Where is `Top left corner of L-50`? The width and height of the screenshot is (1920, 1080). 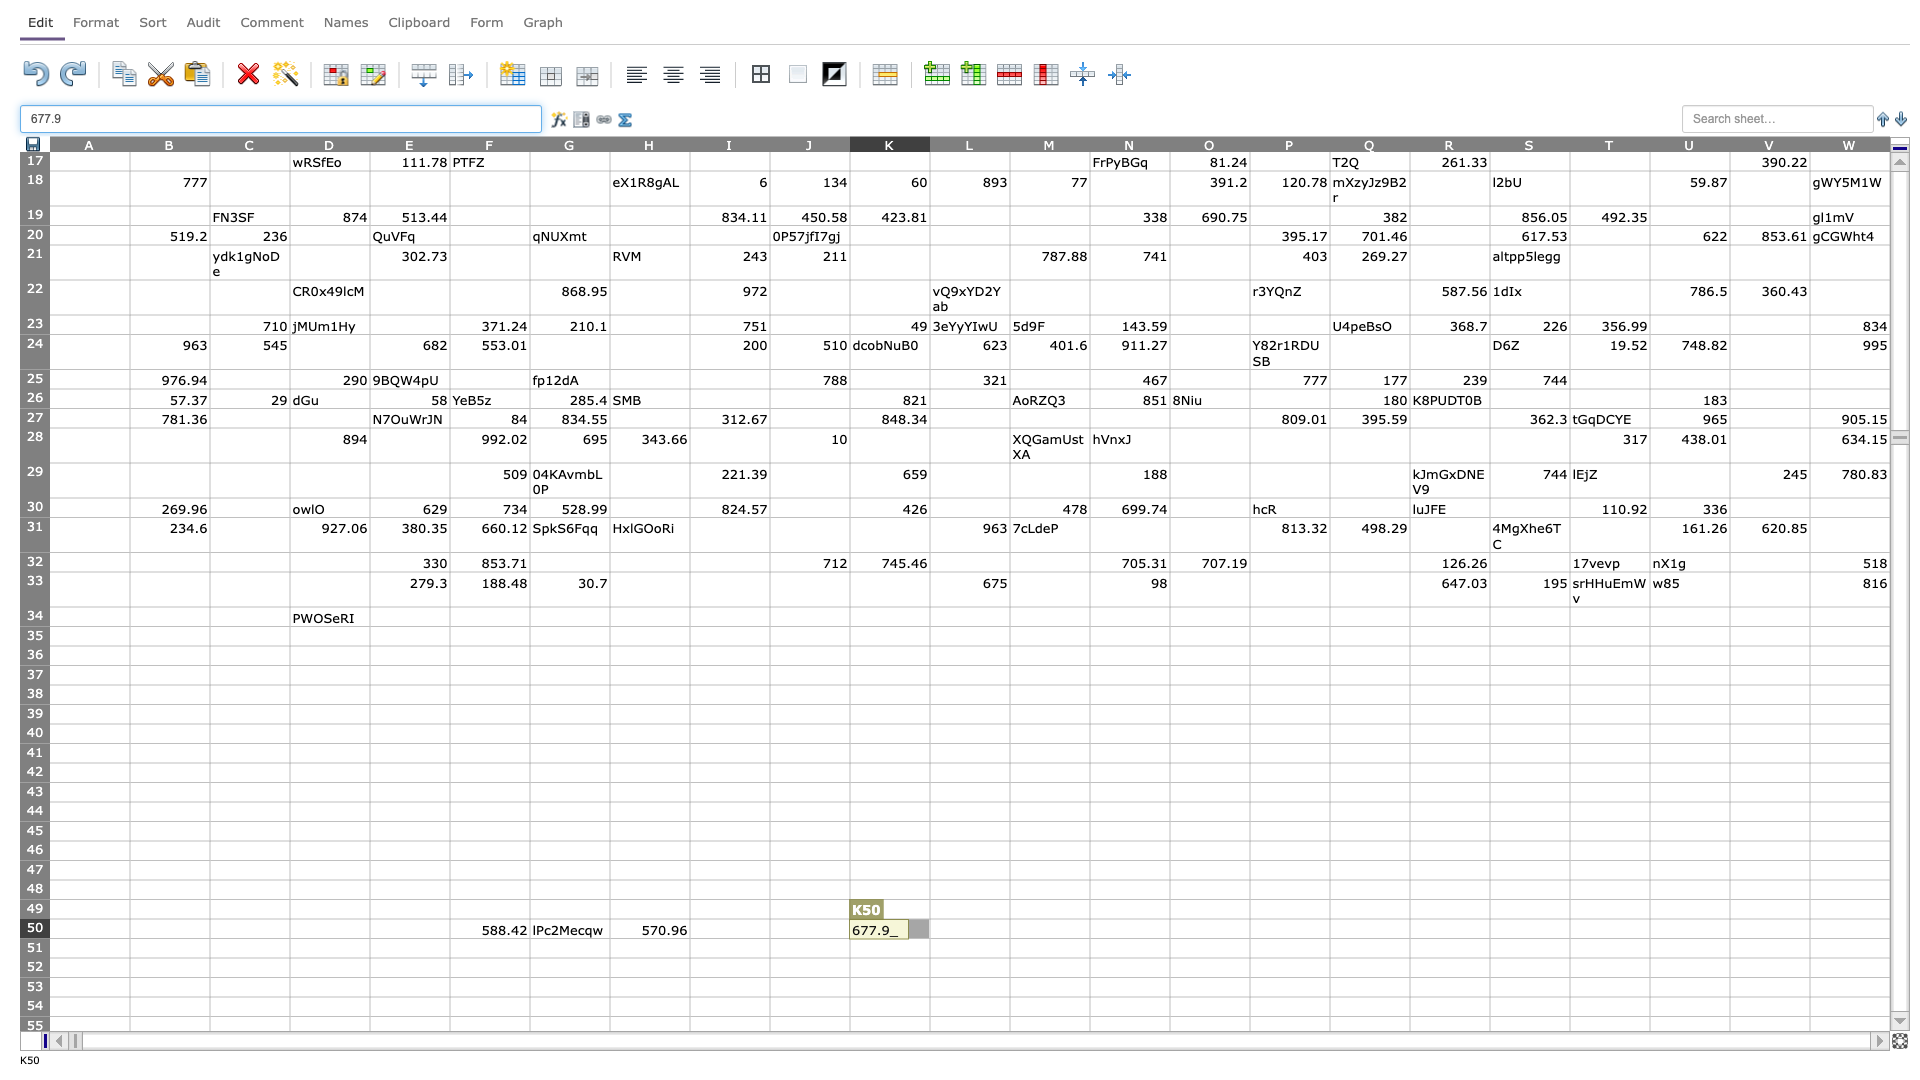 Top left corner of L-50 is located at coordinates (929, 918).